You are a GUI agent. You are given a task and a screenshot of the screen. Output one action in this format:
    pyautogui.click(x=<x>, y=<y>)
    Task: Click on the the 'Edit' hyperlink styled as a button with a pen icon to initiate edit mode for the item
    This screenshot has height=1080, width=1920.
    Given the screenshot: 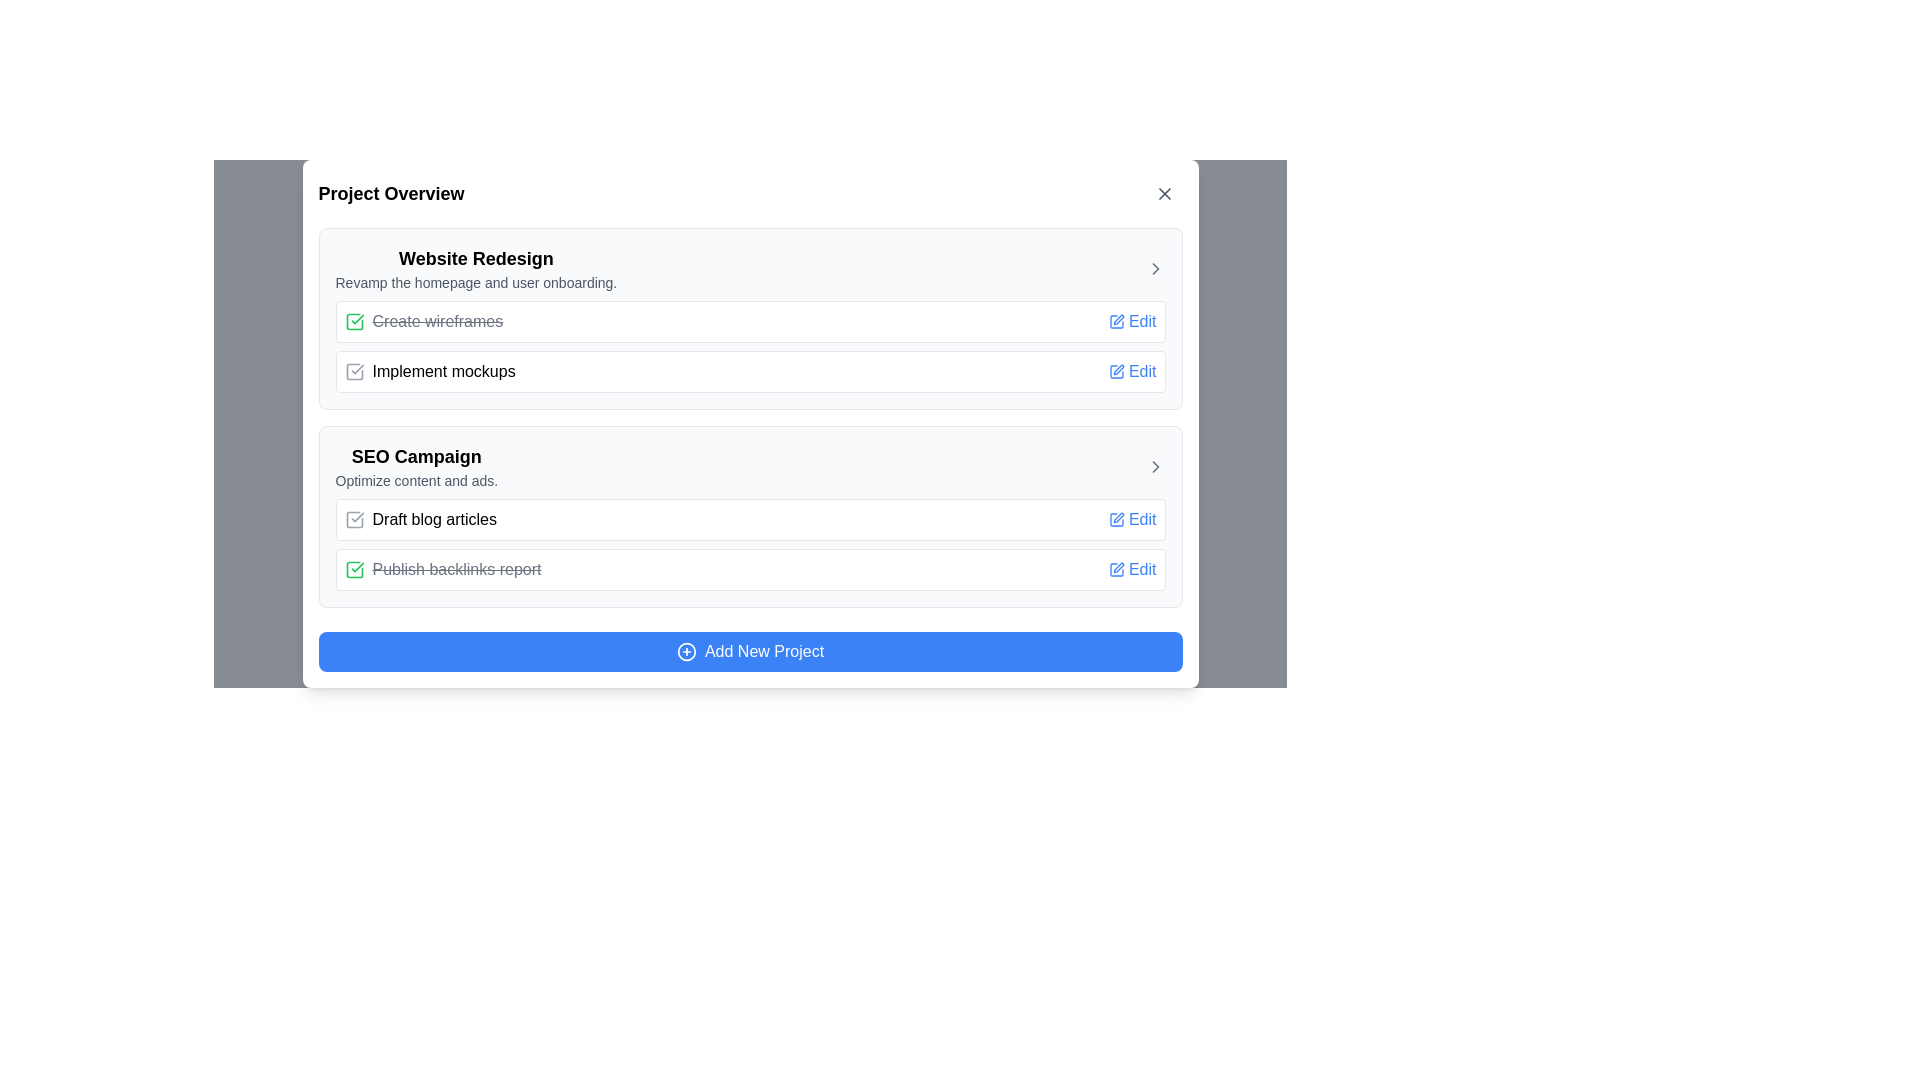 What is the action you would take?
    pyautogui.click(x=1132, y=371)
    